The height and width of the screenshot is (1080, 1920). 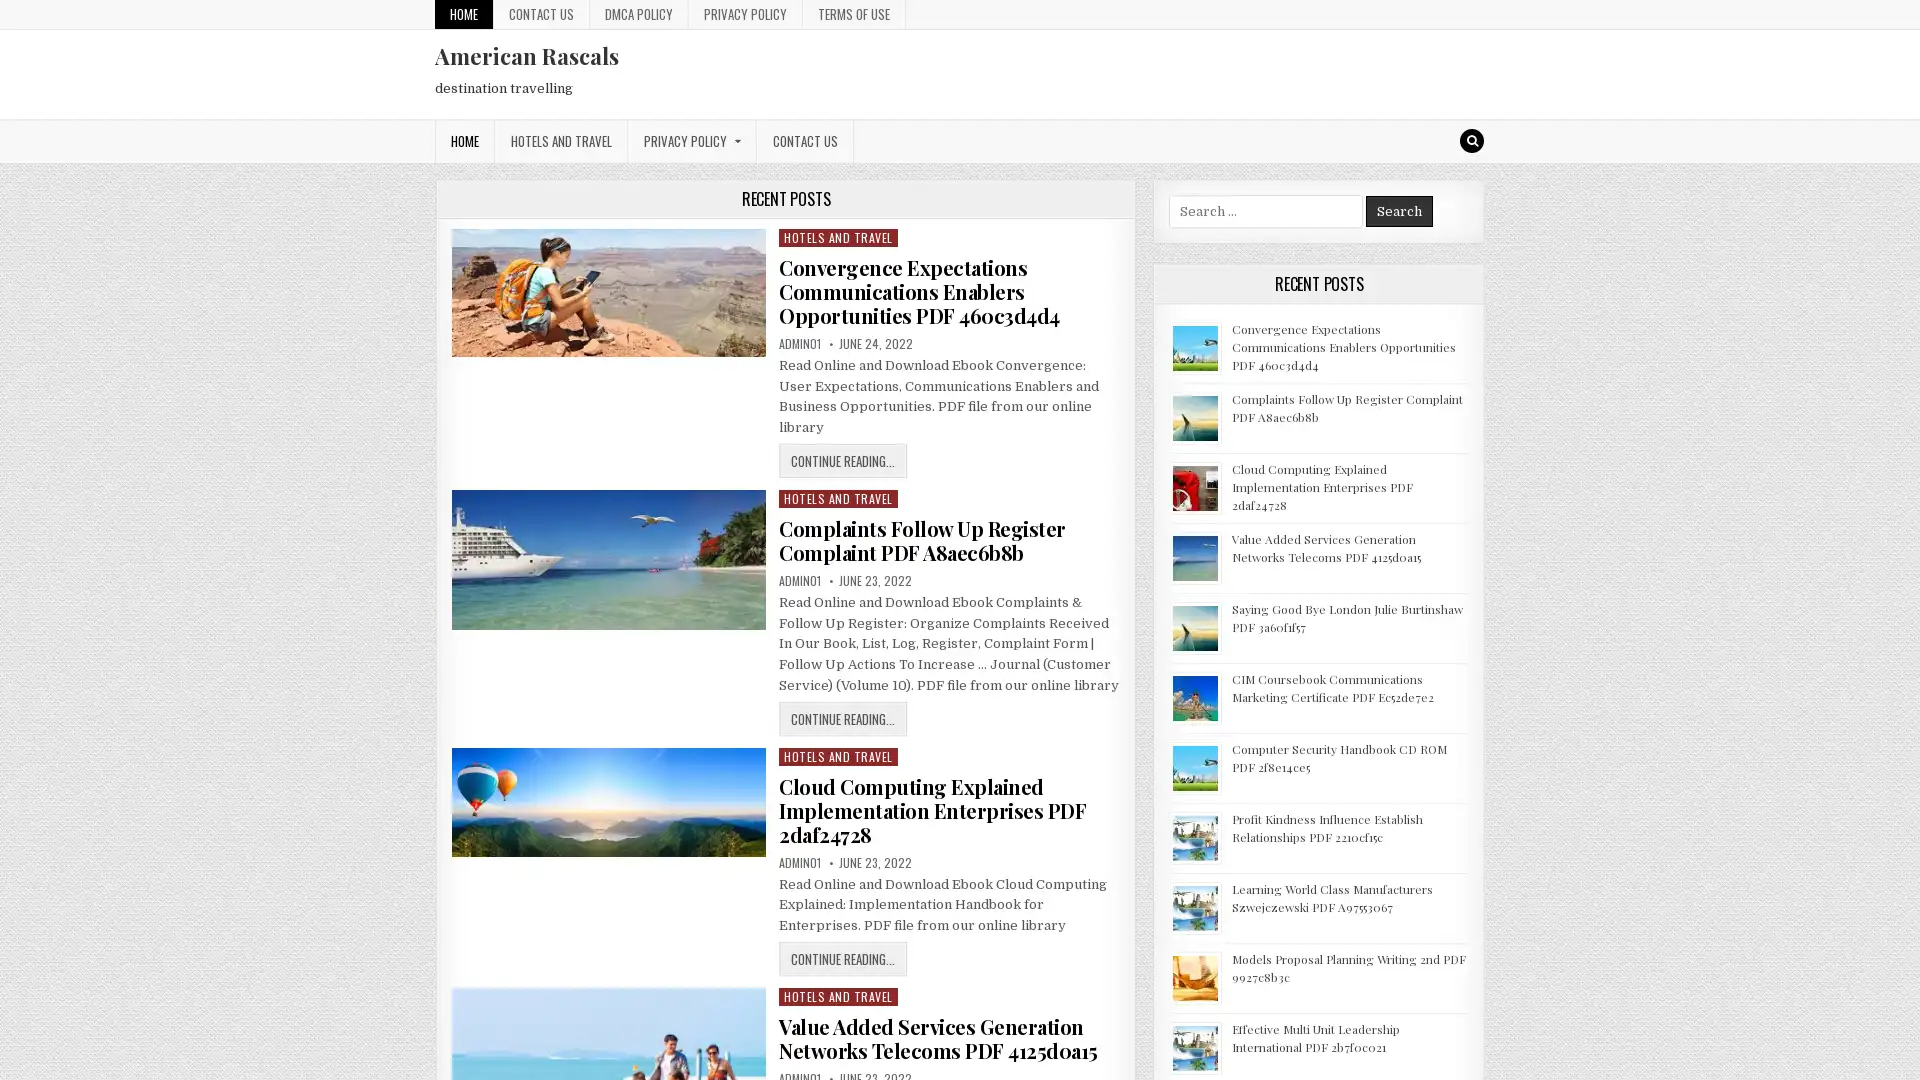 I want to click on Search, so click(x=1398, y=211).